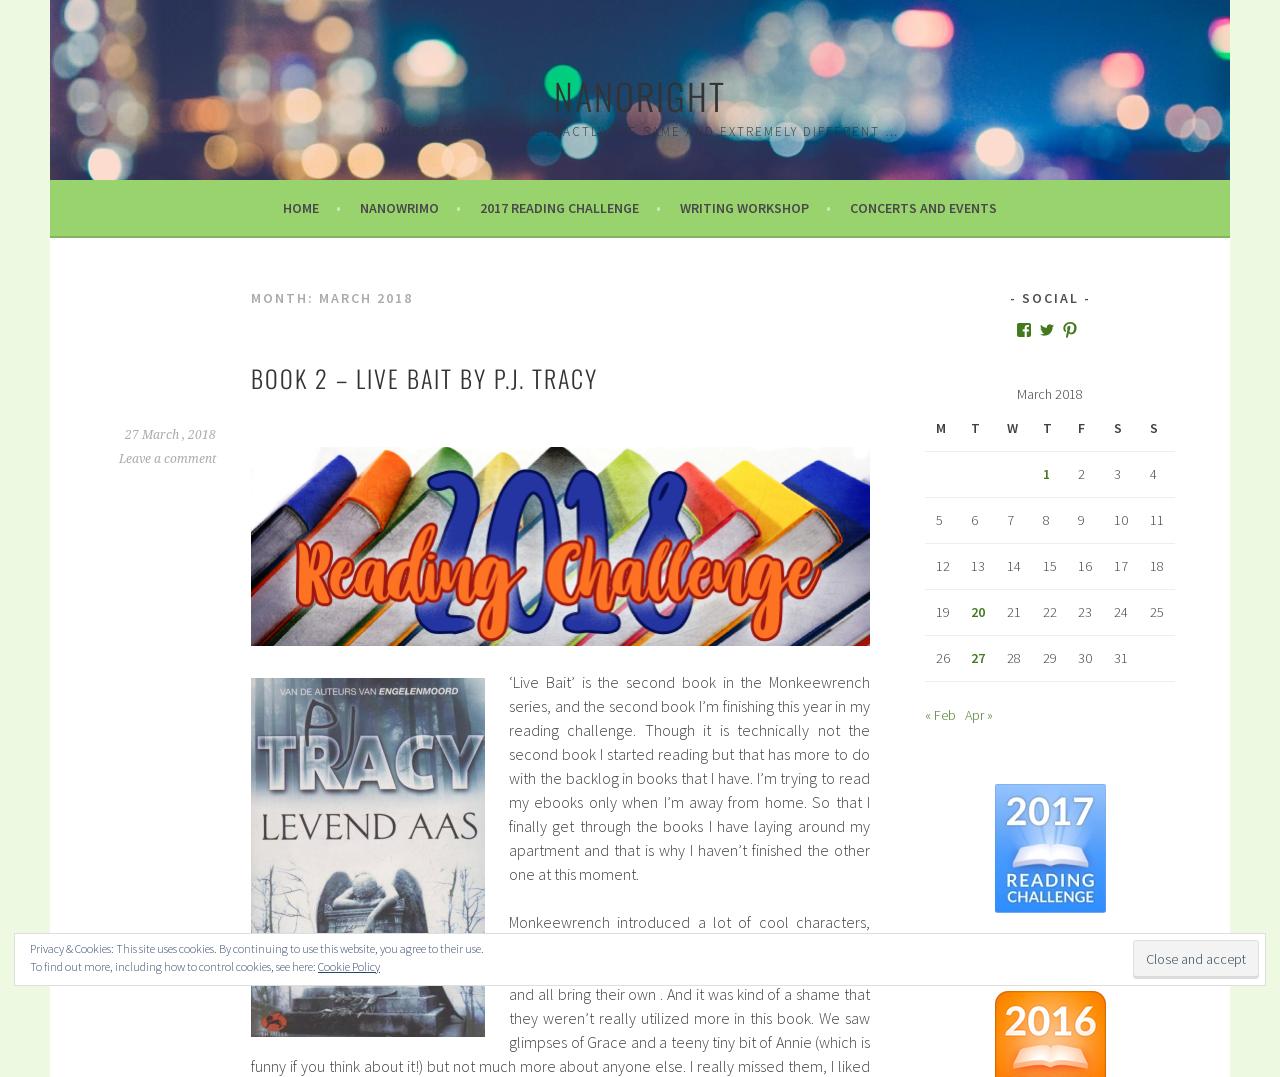  What do you see at coordinates (170, 433) in the screenshot?
I see `'27 March , 2018'` at bounding box center [170, 433].